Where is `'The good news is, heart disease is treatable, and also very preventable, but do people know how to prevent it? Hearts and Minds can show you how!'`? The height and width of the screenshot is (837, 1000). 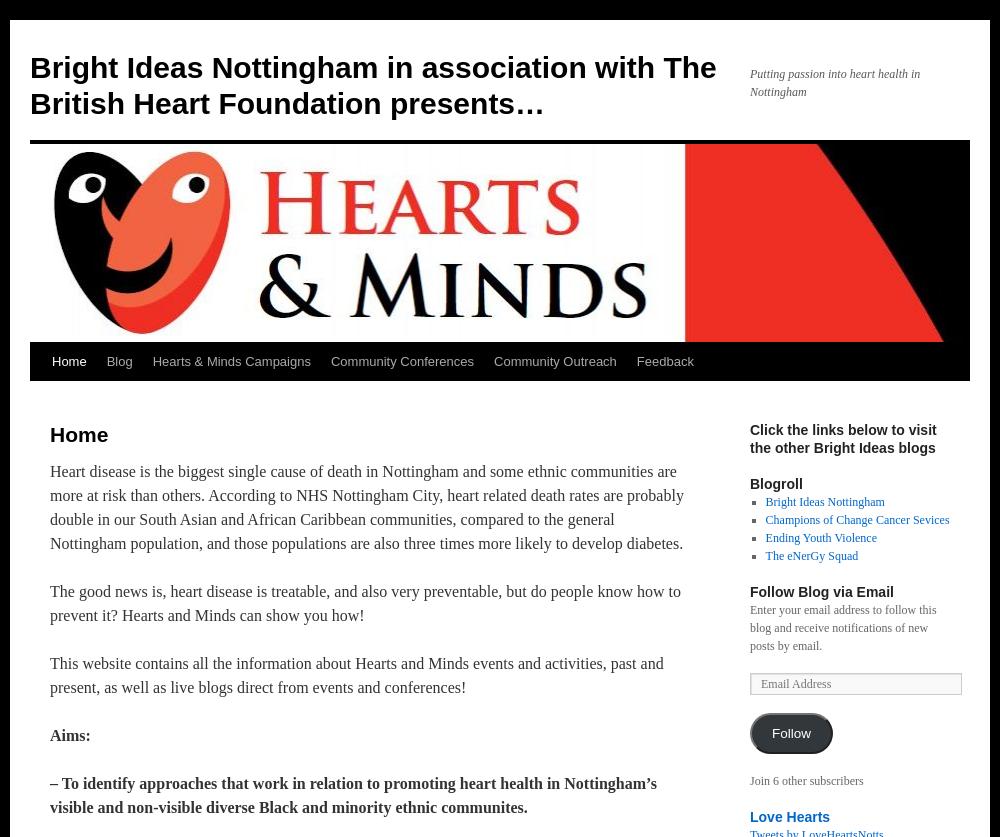
'The good news is, heart disease is treatable, and also very preventable, but do people know how to prevent it? Hearts and Minds can show you how!' is located at coordinates (50, 603).